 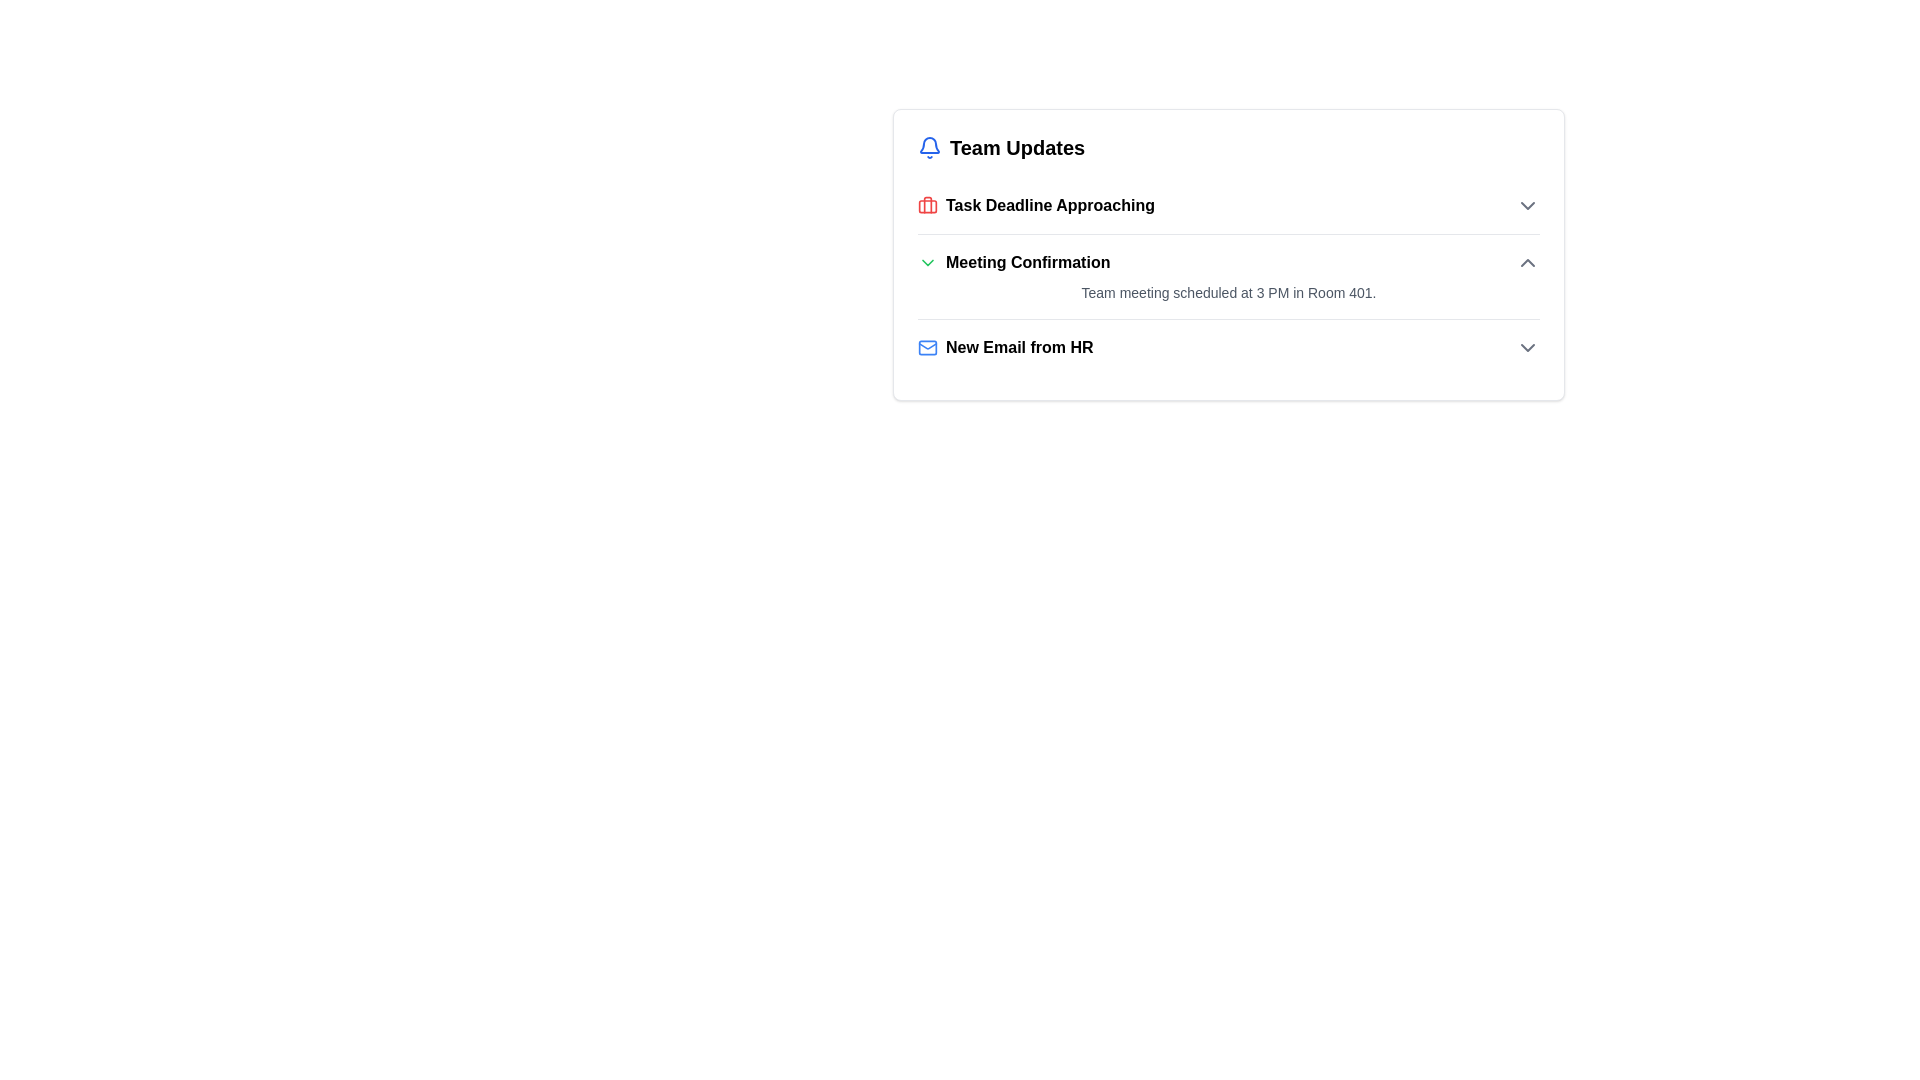 I want to click on notification text label indicating meeting-related updates, which is the second item in the 'Team Updates' list, following 'Task Deadline Approaching', so click(x=1028, y=261).